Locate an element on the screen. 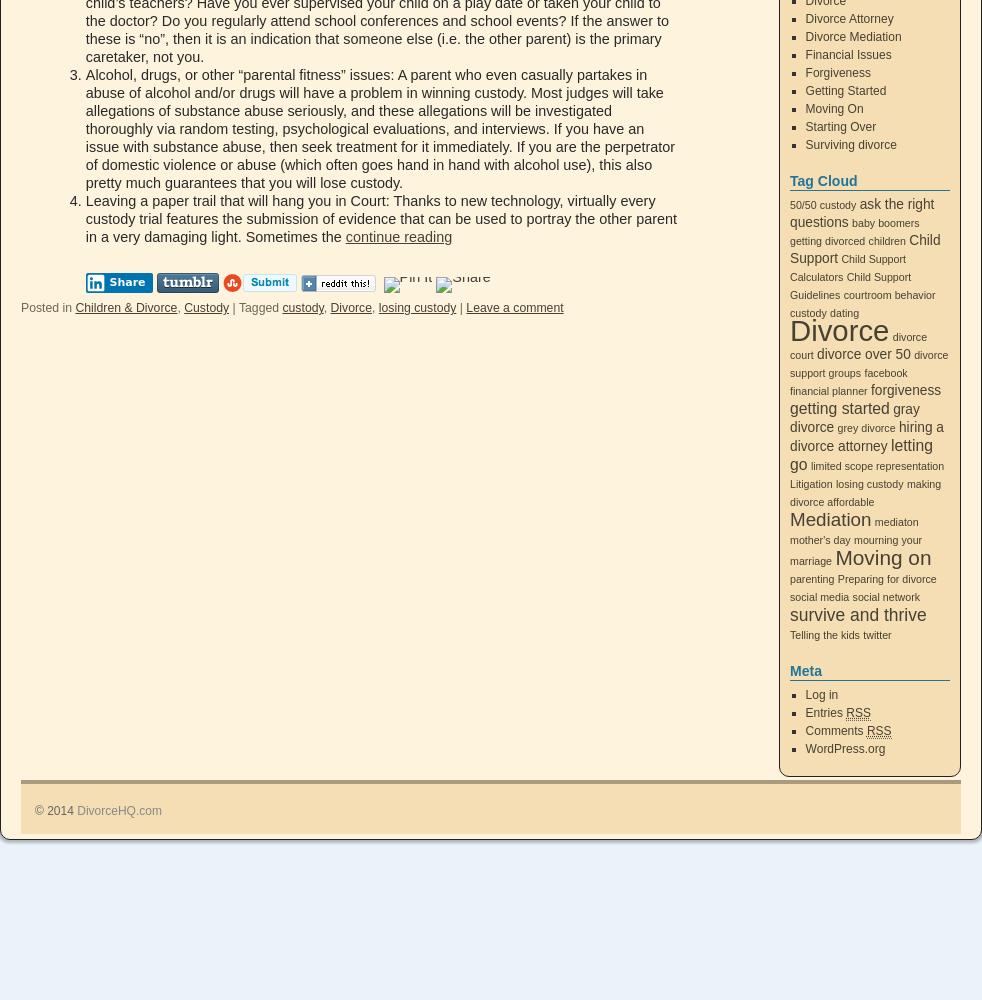  'divorce court' is located at coordinates (858, 345).